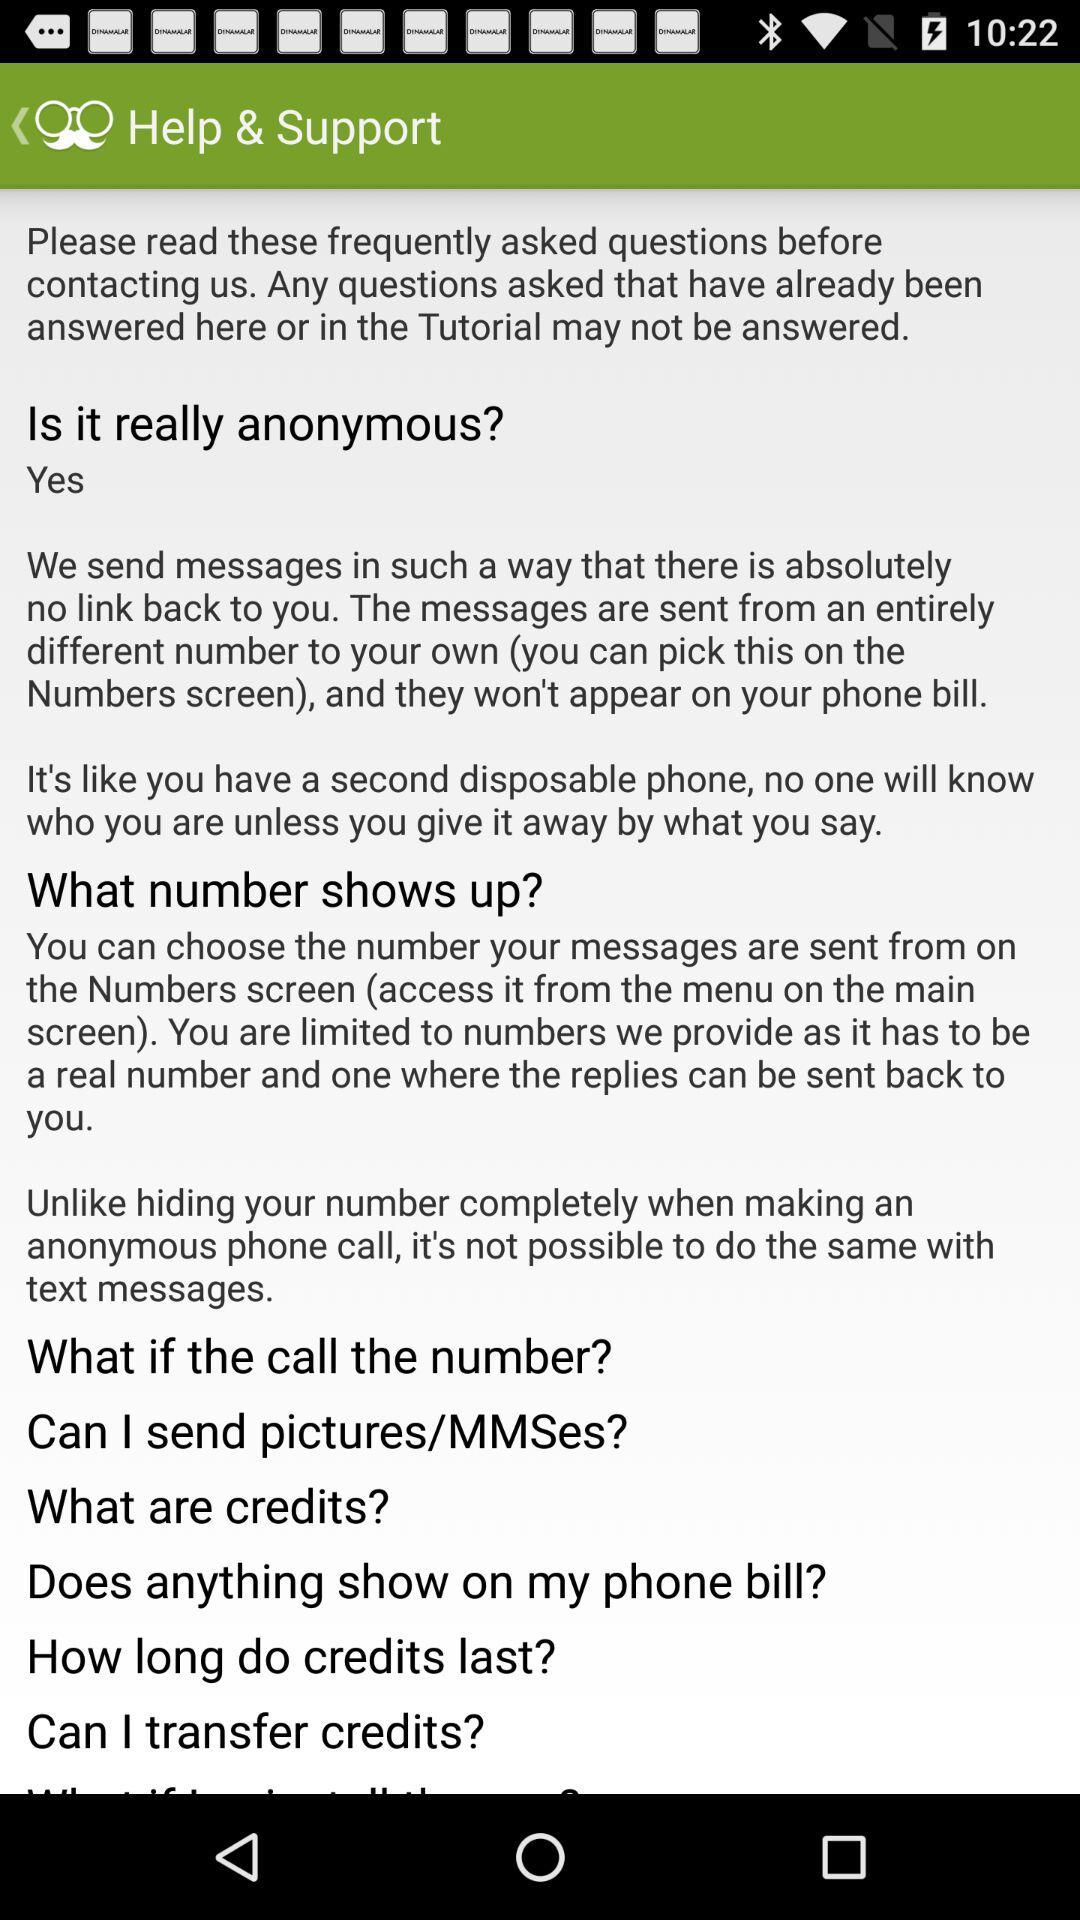 Image resolution: width=1080 pixels, height=1920 pixels. I want to click on the what are credits? app, so click(540, 1499).